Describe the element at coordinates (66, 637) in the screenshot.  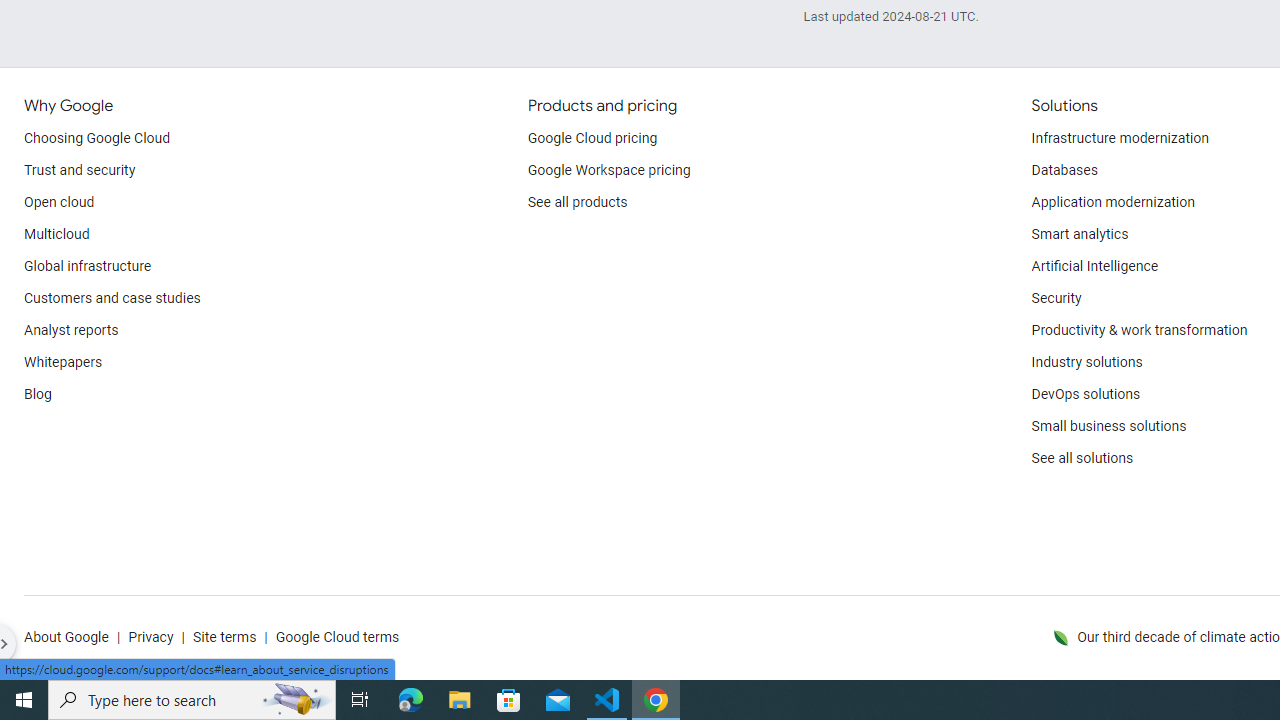
I see `'About Google'` at that location.